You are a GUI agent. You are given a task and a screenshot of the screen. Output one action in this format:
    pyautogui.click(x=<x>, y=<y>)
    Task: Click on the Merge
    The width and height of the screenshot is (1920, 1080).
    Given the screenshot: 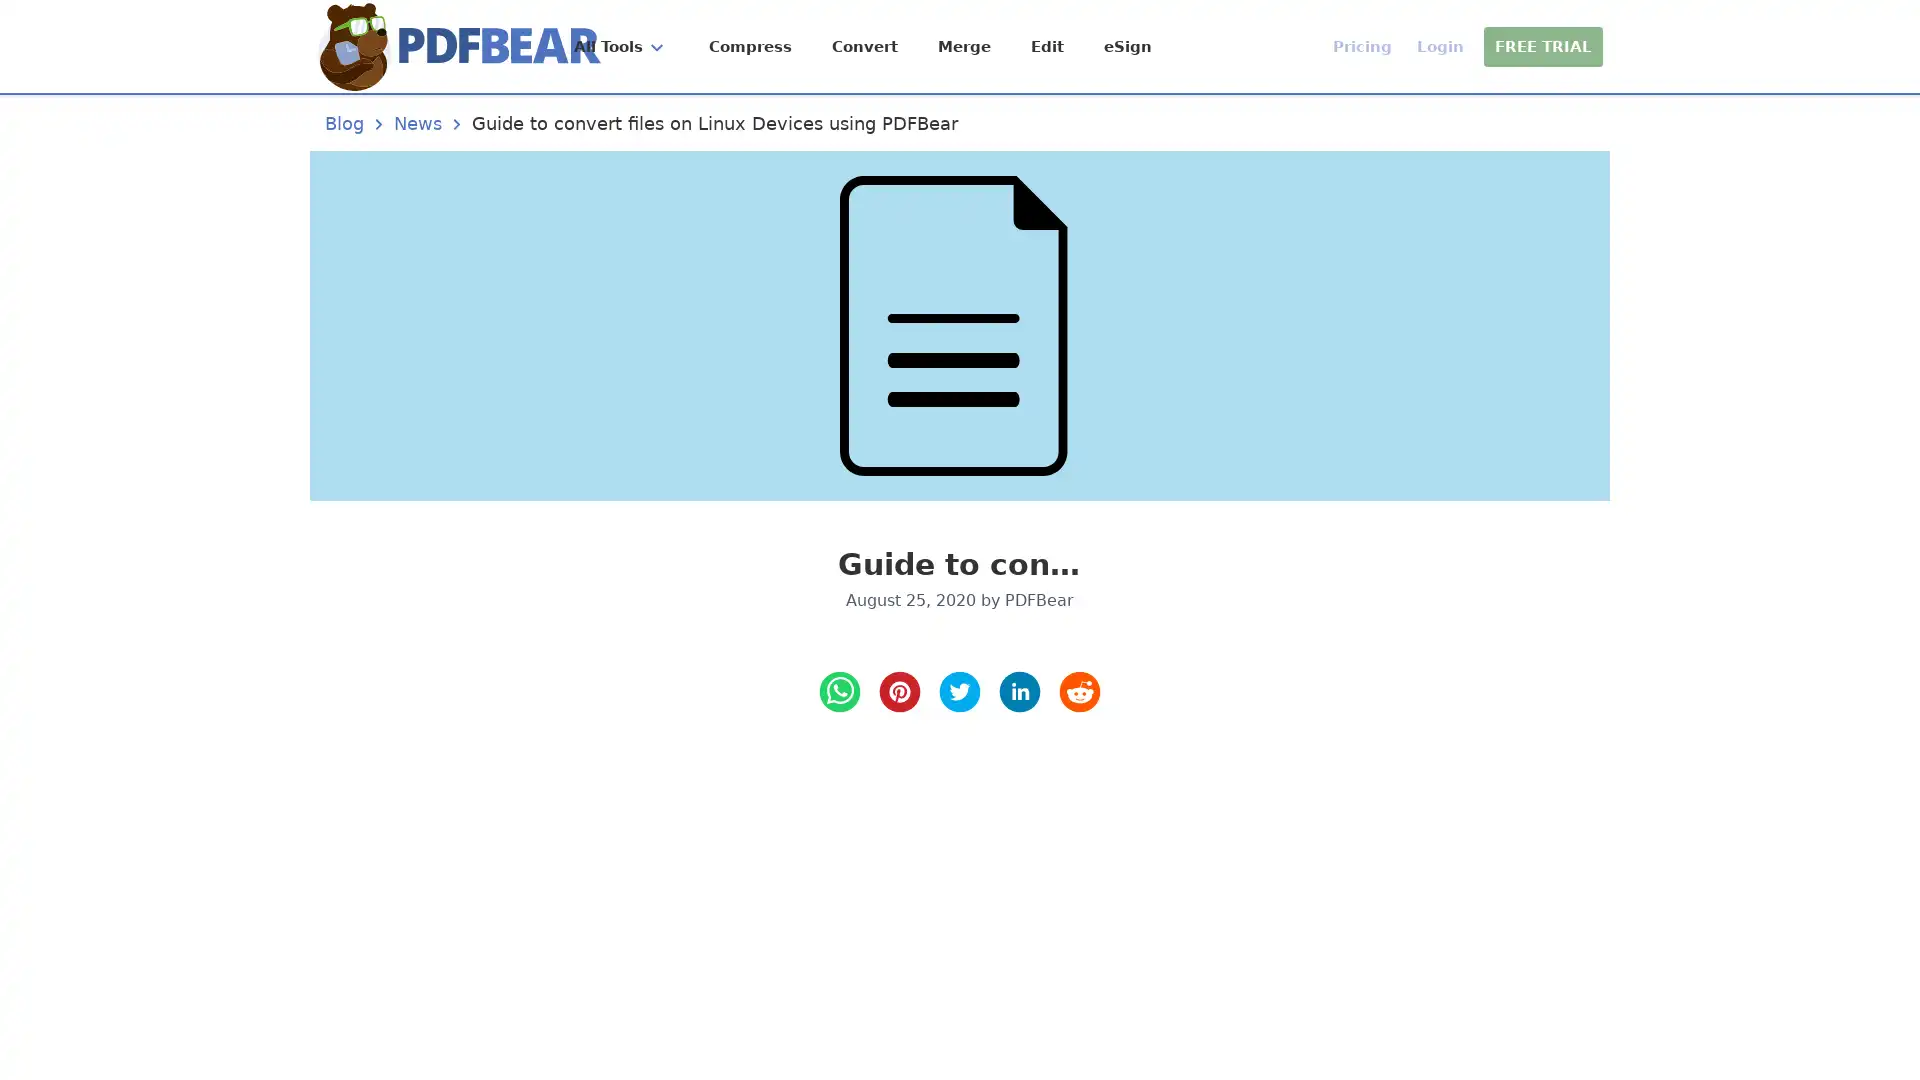 What is the action you would take?
    pyautogui.click(x=963, y=45)
    